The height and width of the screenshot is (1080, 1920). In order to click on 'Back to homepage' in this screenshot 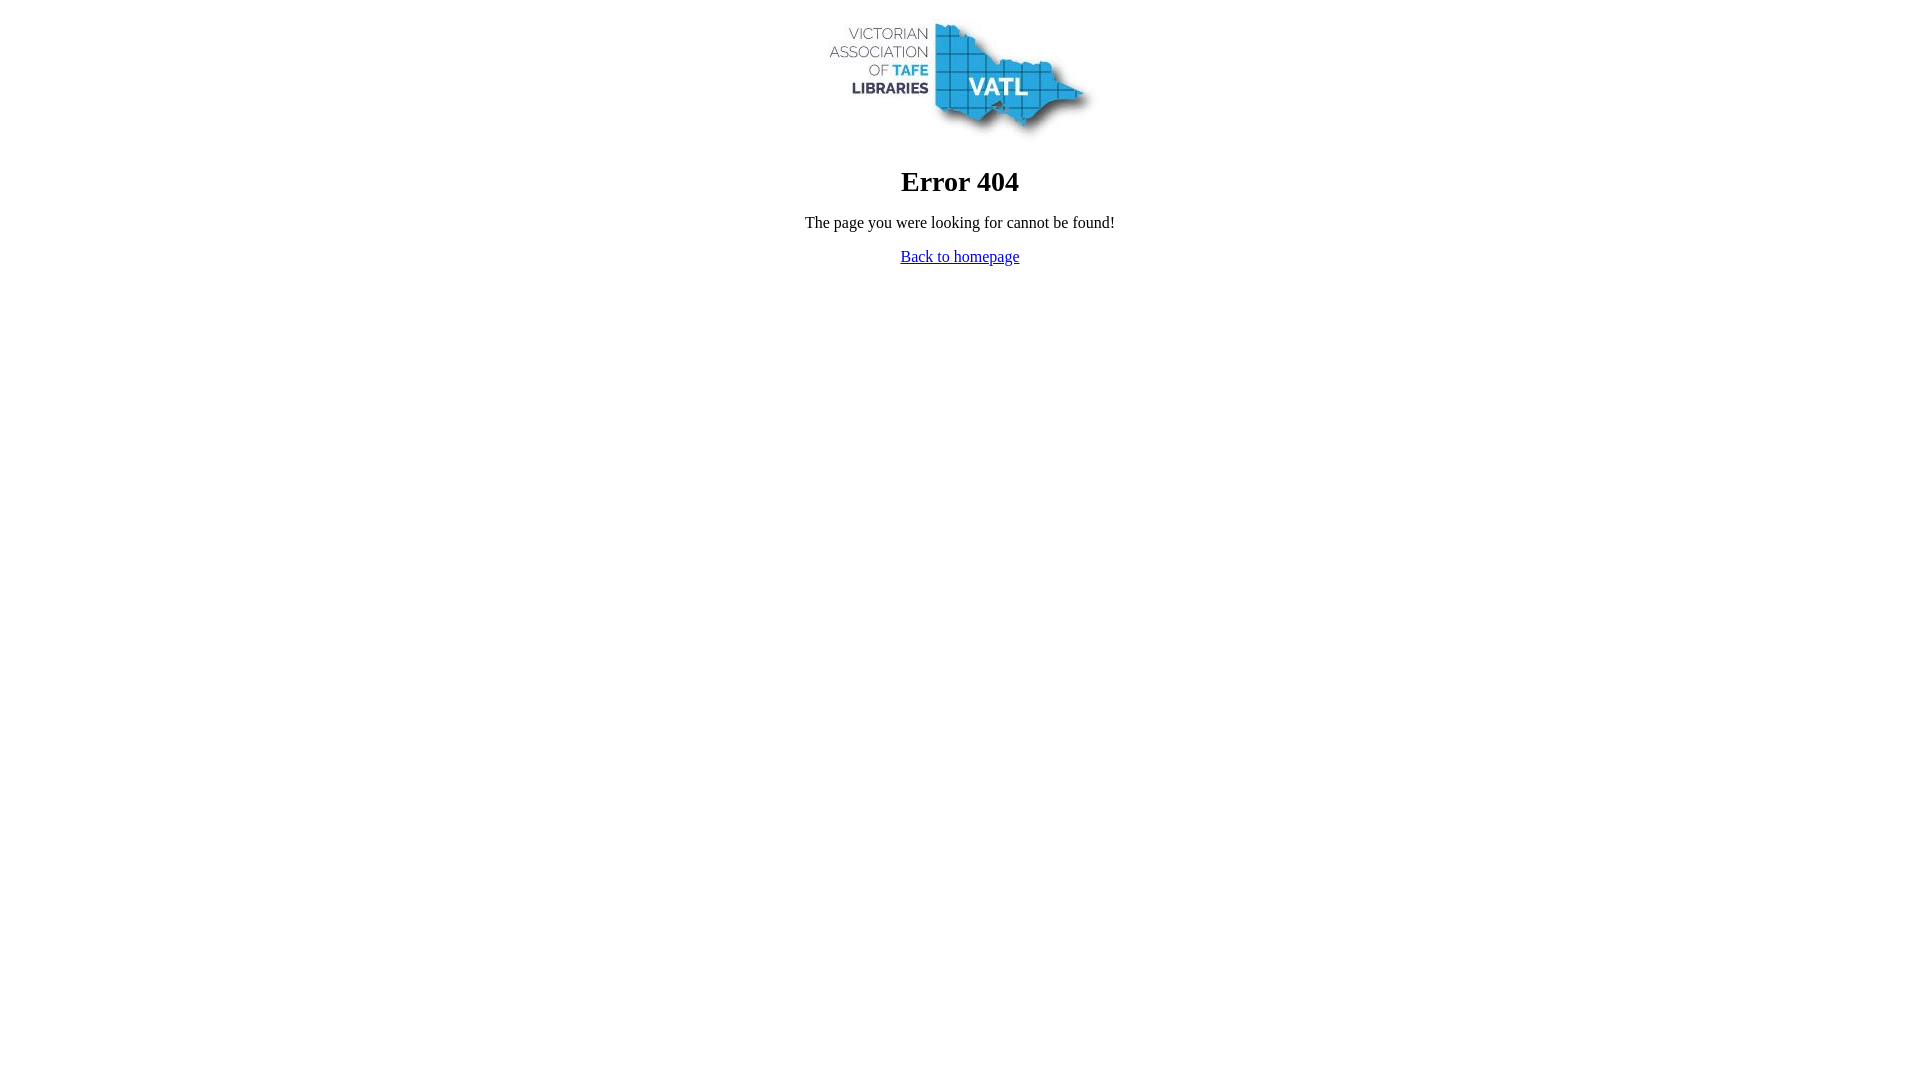, I will do `click(958, 255)`.